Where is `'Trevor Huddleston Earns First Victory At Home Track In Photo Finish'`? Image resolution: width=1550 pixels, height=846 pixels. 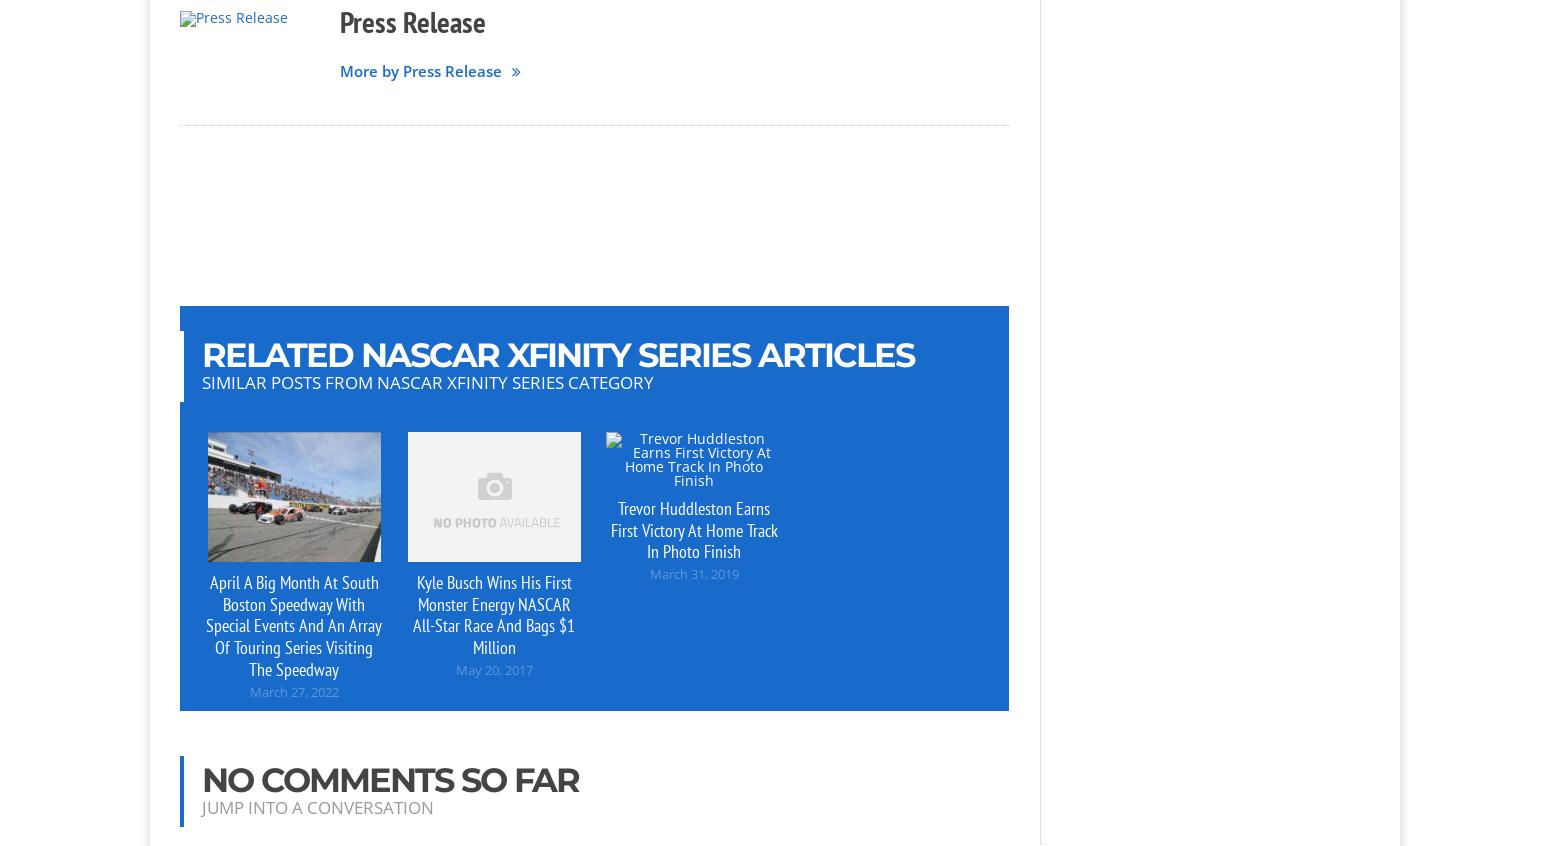 'Trevor Huddleston Earns First Victory At Home Track In Photo Finish' is located at coordinates (692, 529).